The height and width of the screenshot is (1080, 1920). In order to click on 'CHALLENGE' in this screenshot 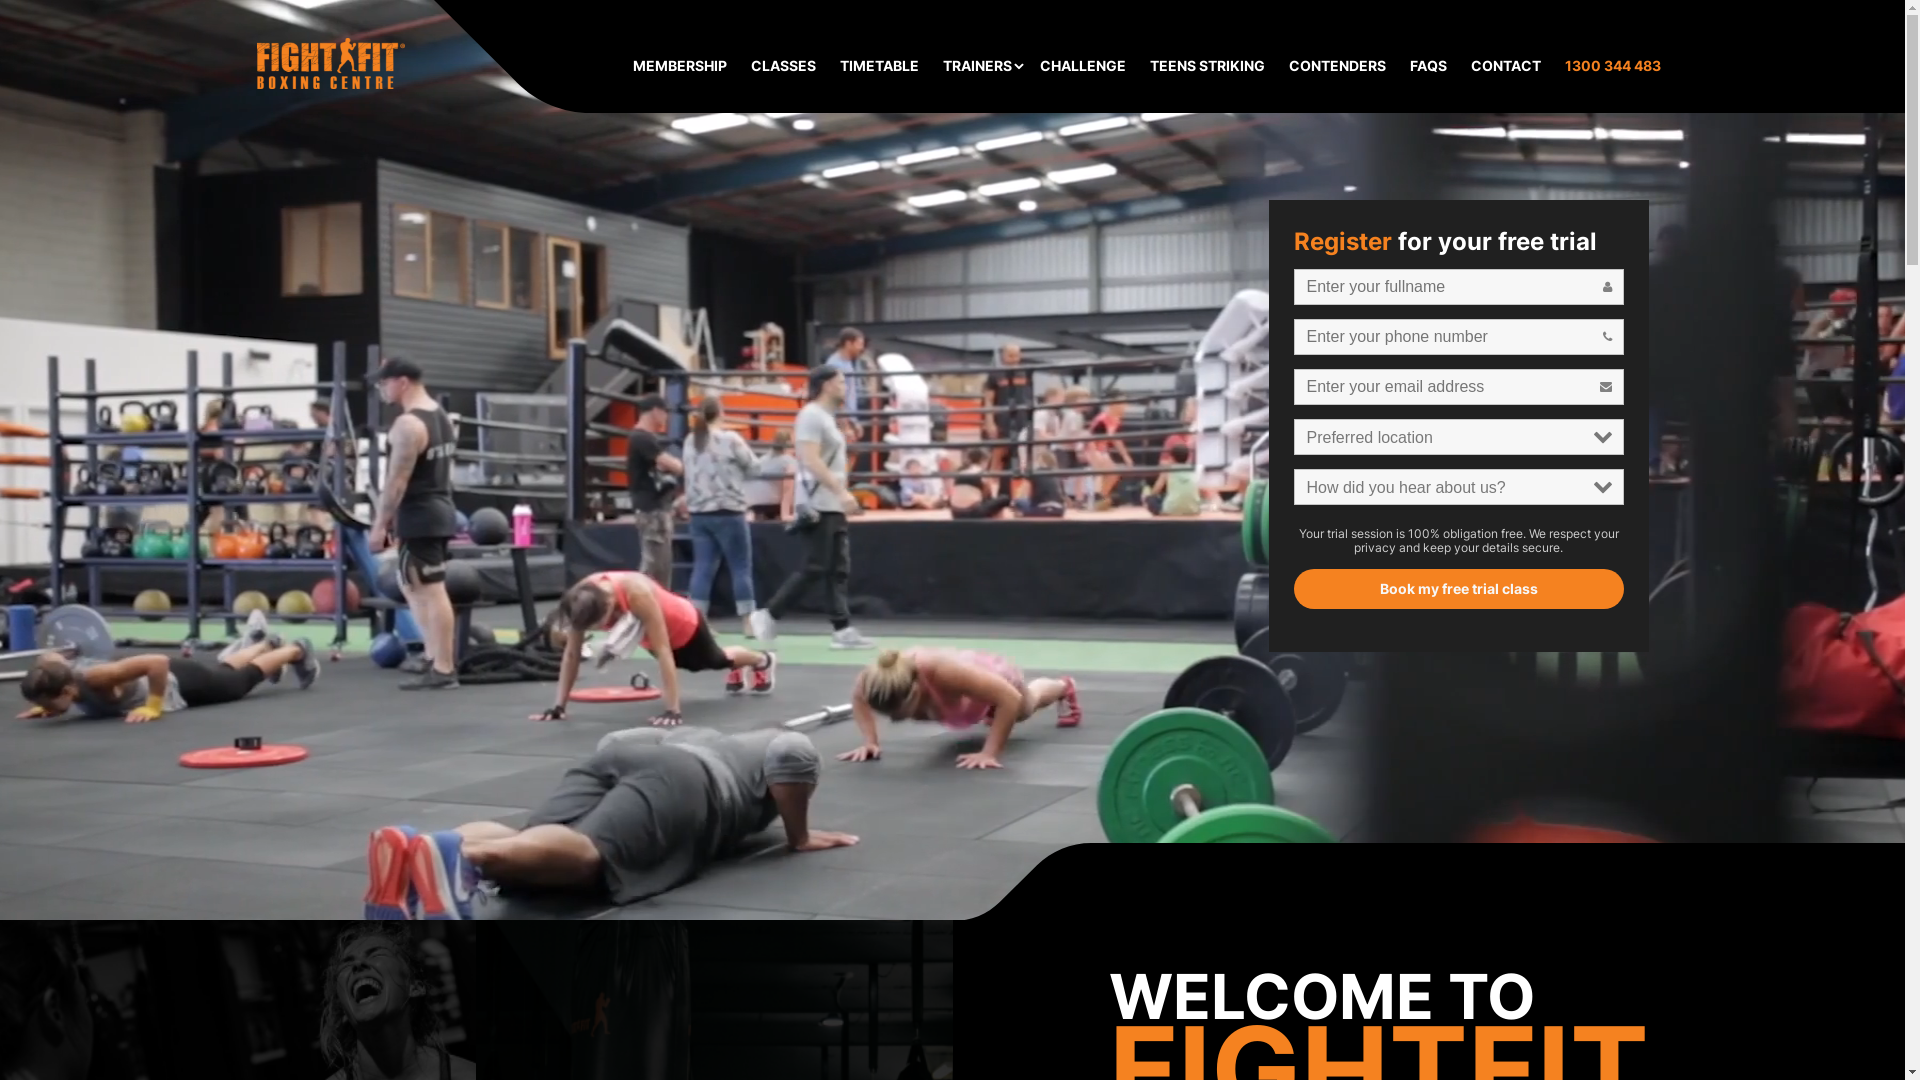, I will do `click(1040, 64)`.